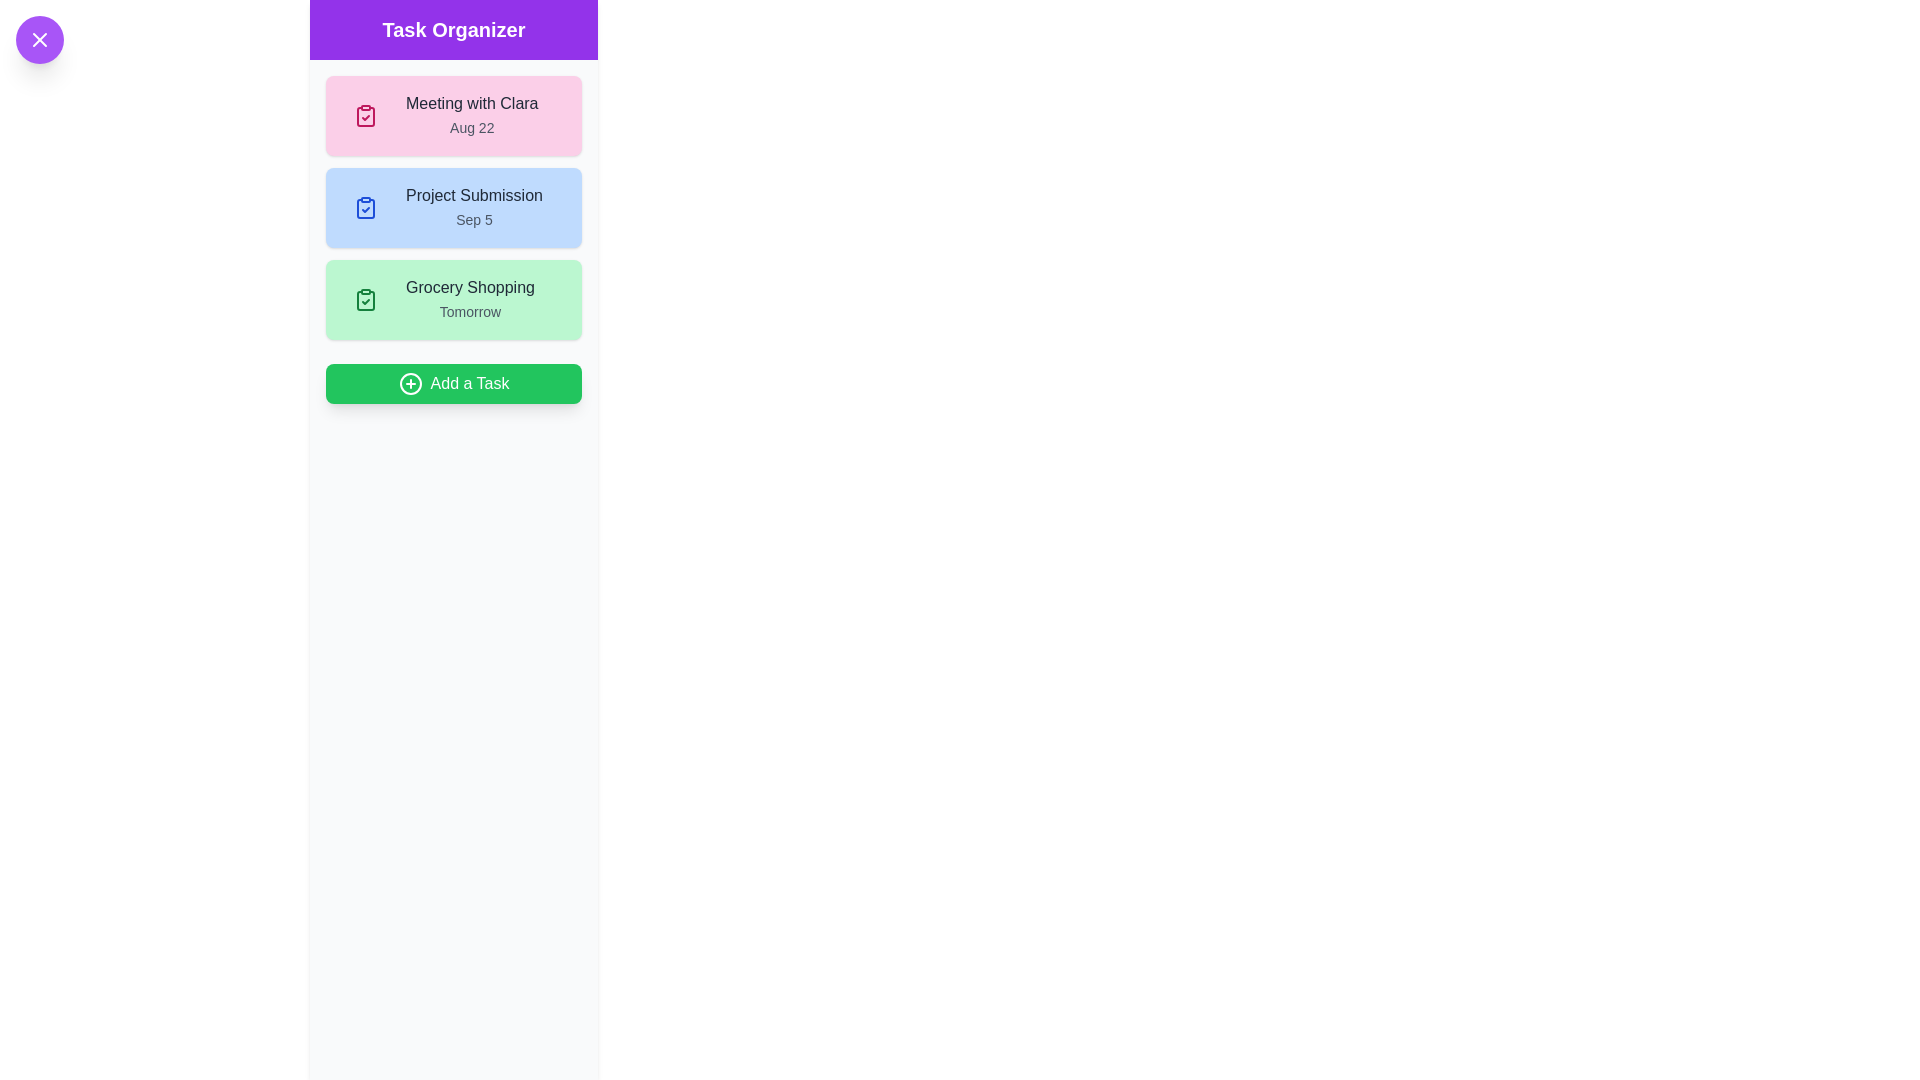 The height and width of the screenshot is (1080, 1920). Describe the element at coordinates (453, 384) in the screenshot. I see `'Add a Task' button` at that location.